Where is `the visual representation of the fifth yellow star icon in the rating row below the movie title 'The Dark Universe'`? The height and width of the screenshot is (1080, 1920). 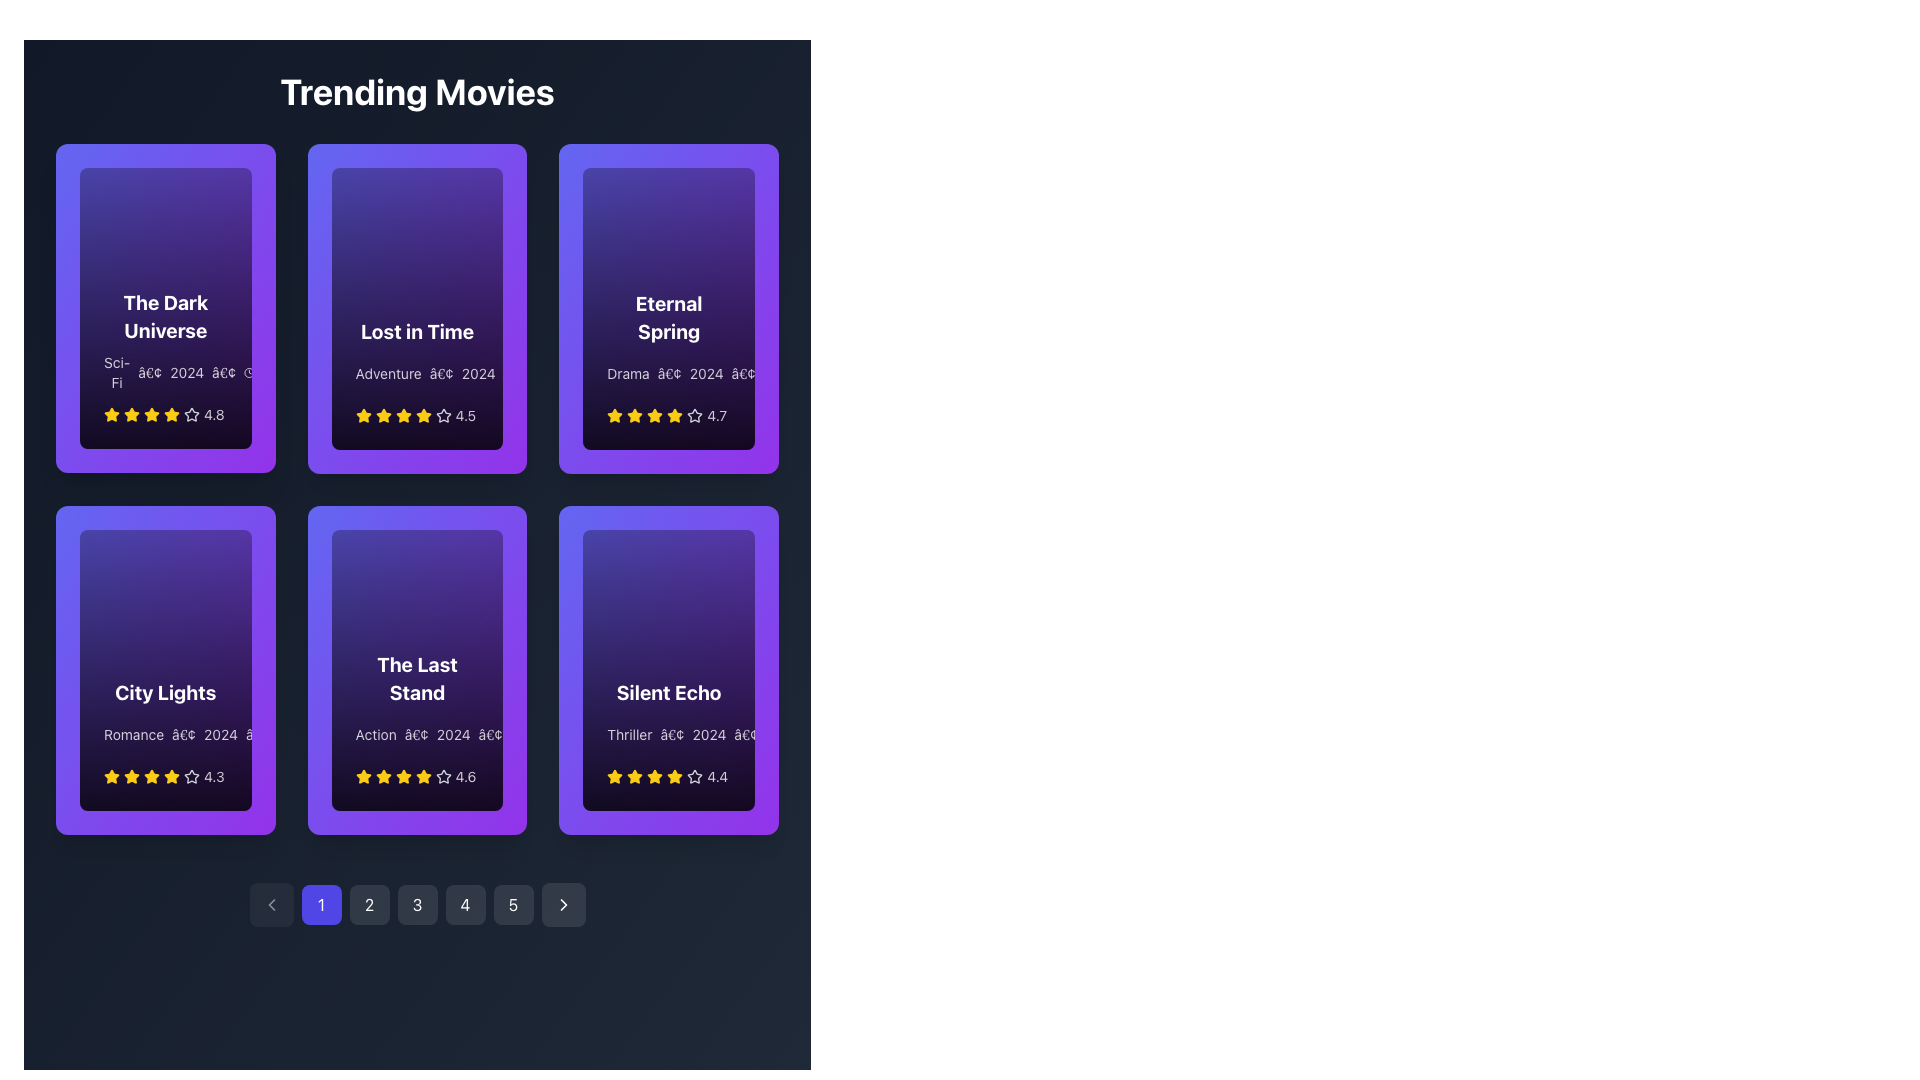
the visual representation of the fifth yellow star icon in the rating row below the movie title 'The Dark Universe' is located at coordinates (151, 414).